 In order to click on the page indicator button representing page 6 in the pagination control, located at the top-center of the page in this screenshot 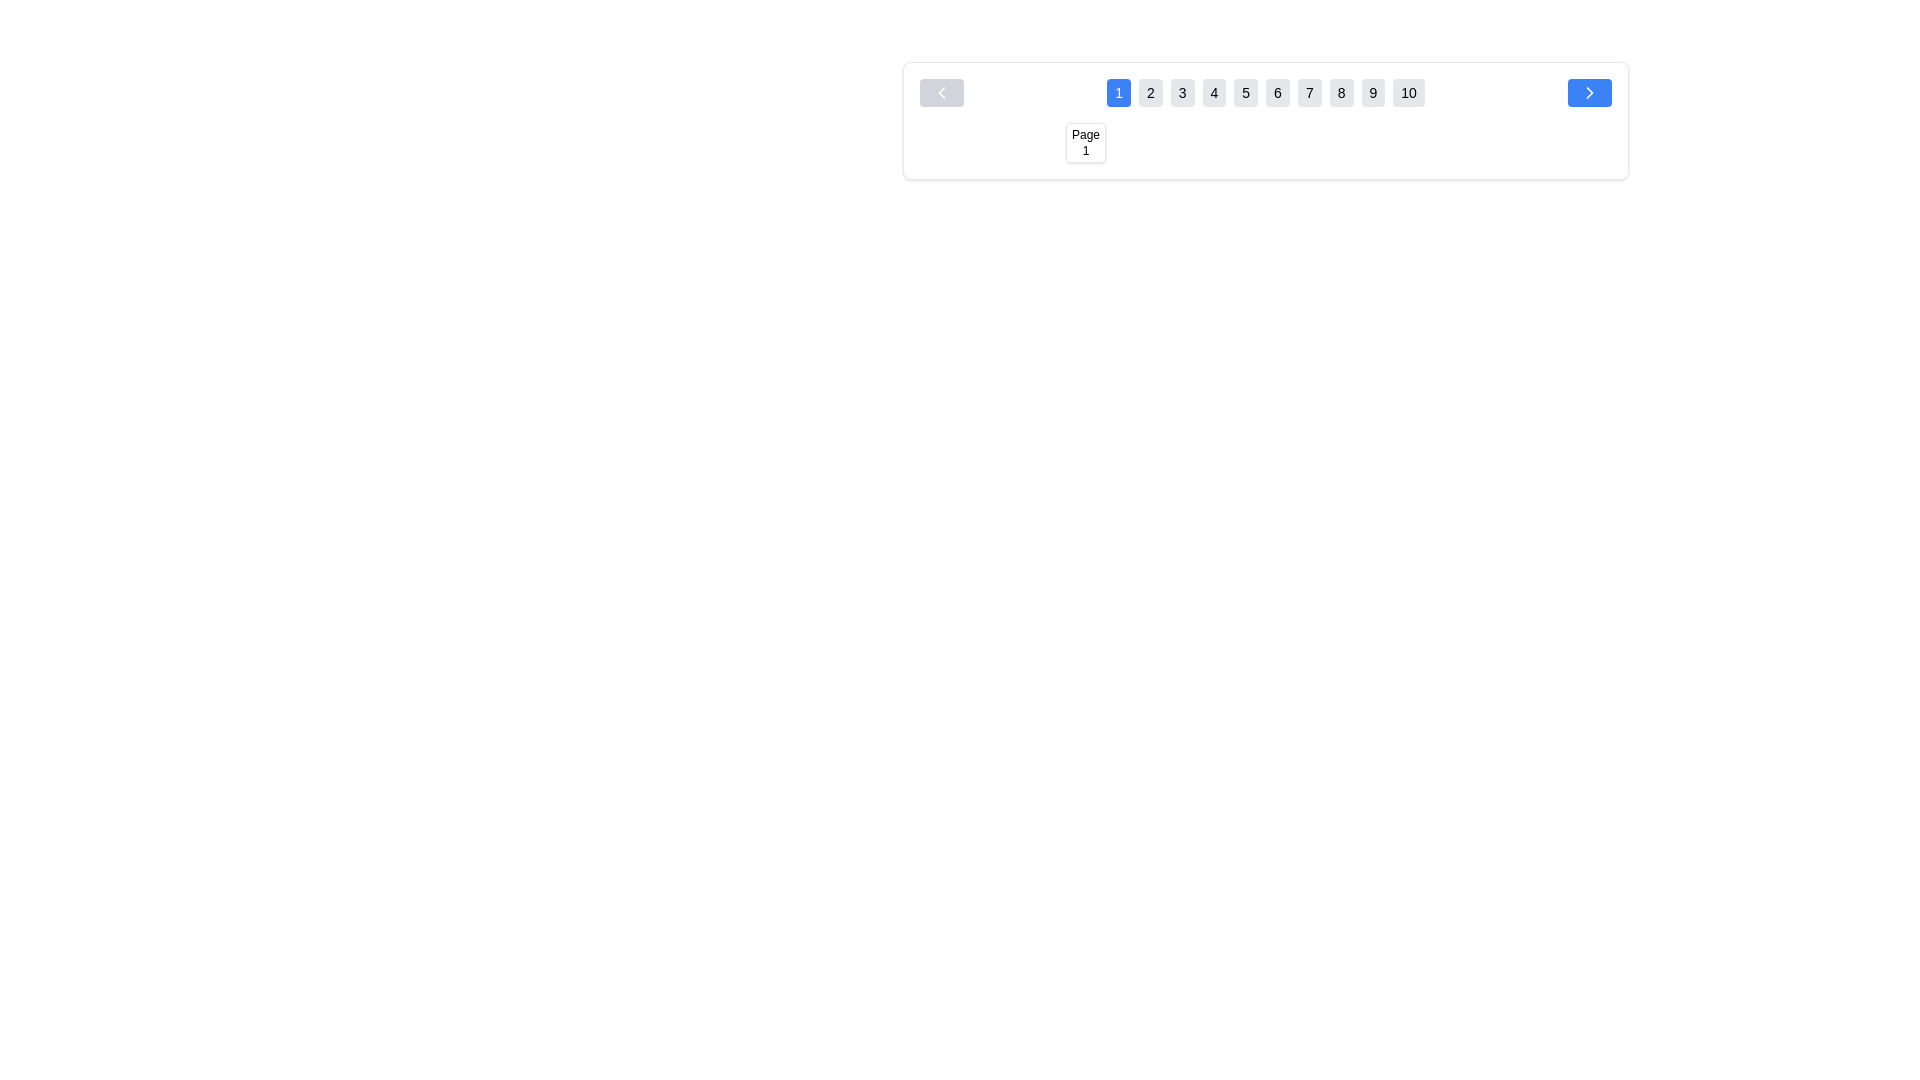, I will do `click(1286, 141)`.